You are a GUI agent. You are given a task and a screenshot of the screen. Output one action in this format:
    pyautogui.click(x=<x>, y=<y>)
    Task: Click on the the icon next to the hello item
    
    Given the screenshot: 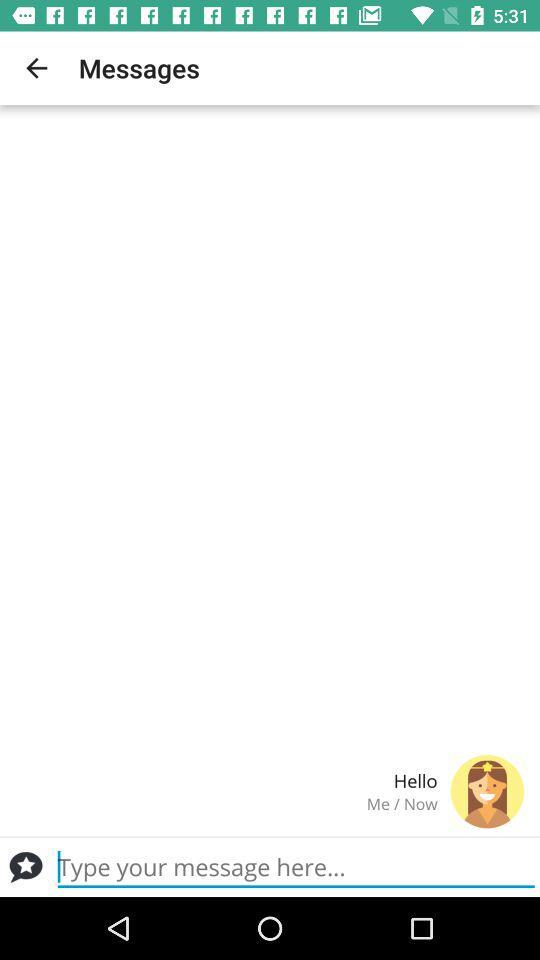 What is the action you would take?
    pyautogui.click(x=486, y=791)
    